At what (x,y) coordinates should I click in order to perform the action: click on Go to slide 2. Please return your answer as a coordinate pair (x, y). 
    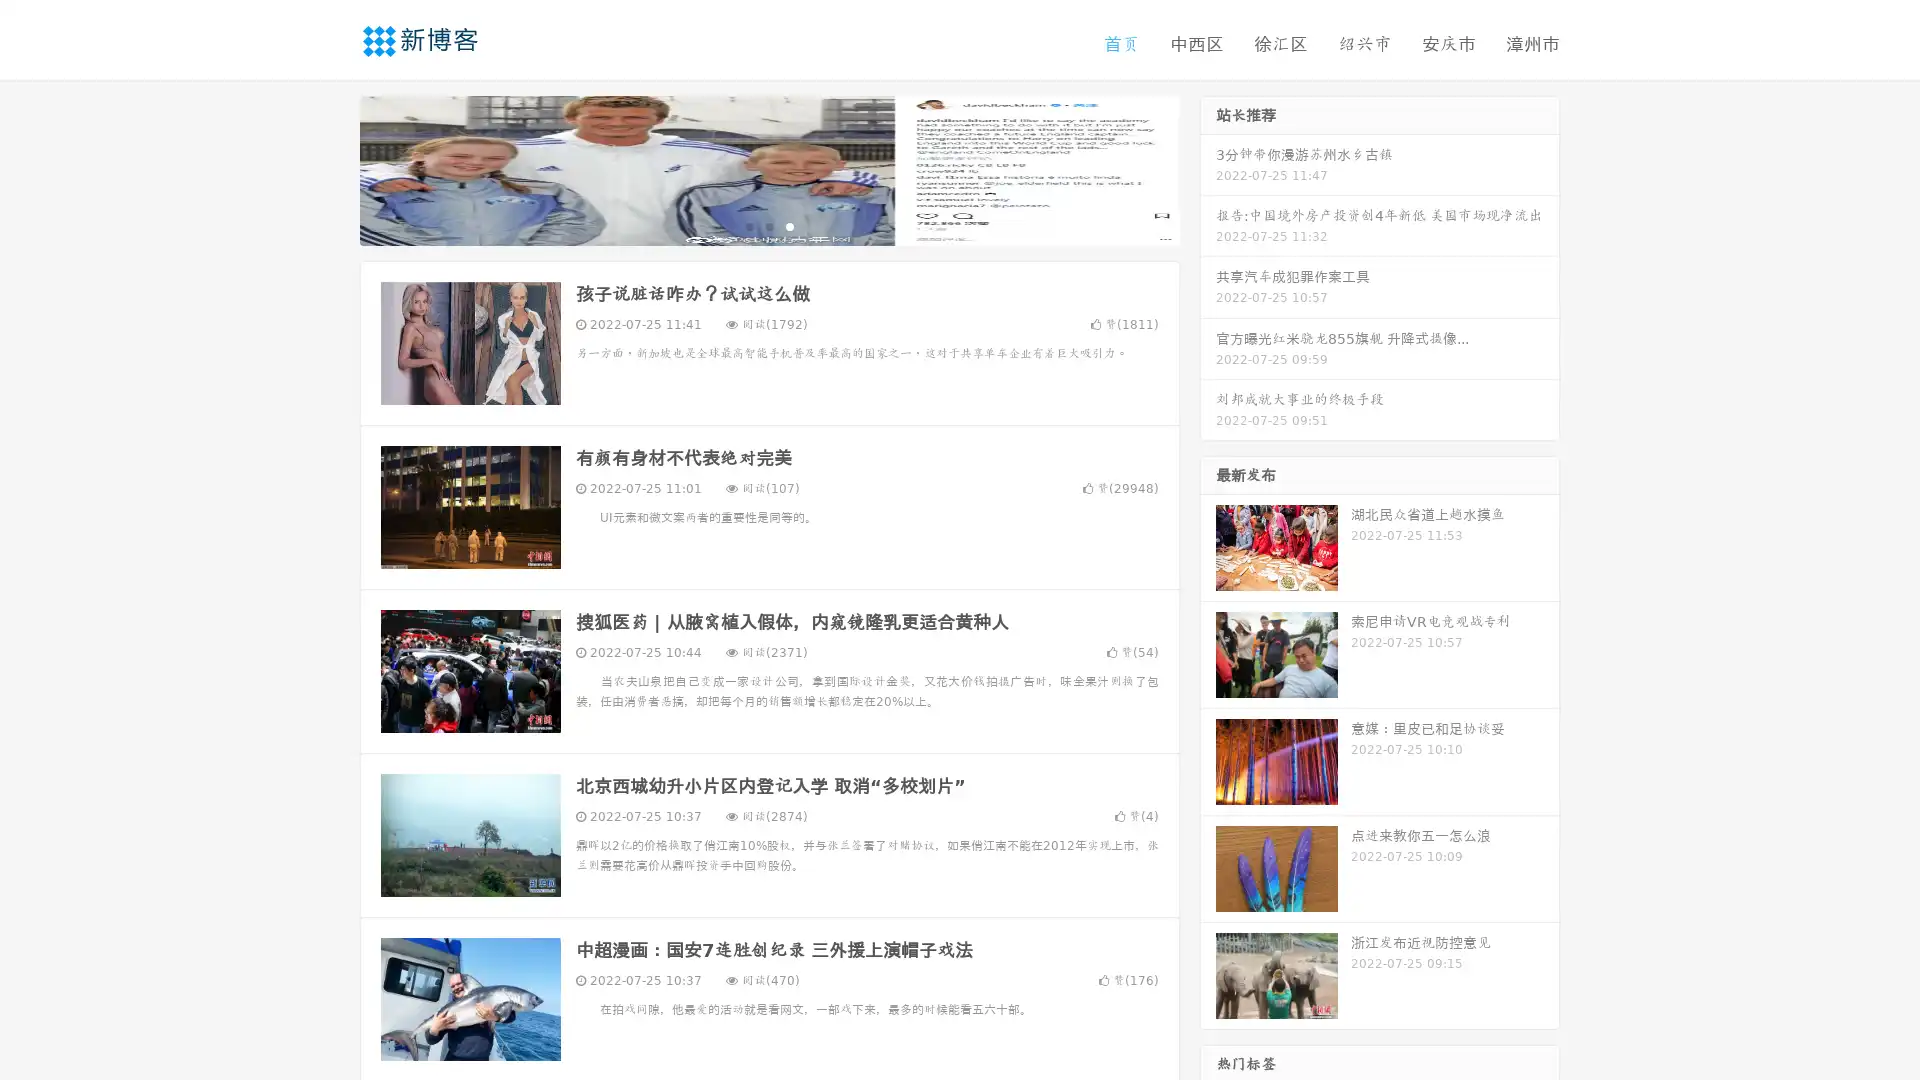
    Looking at the image, I should click on (768, 225).